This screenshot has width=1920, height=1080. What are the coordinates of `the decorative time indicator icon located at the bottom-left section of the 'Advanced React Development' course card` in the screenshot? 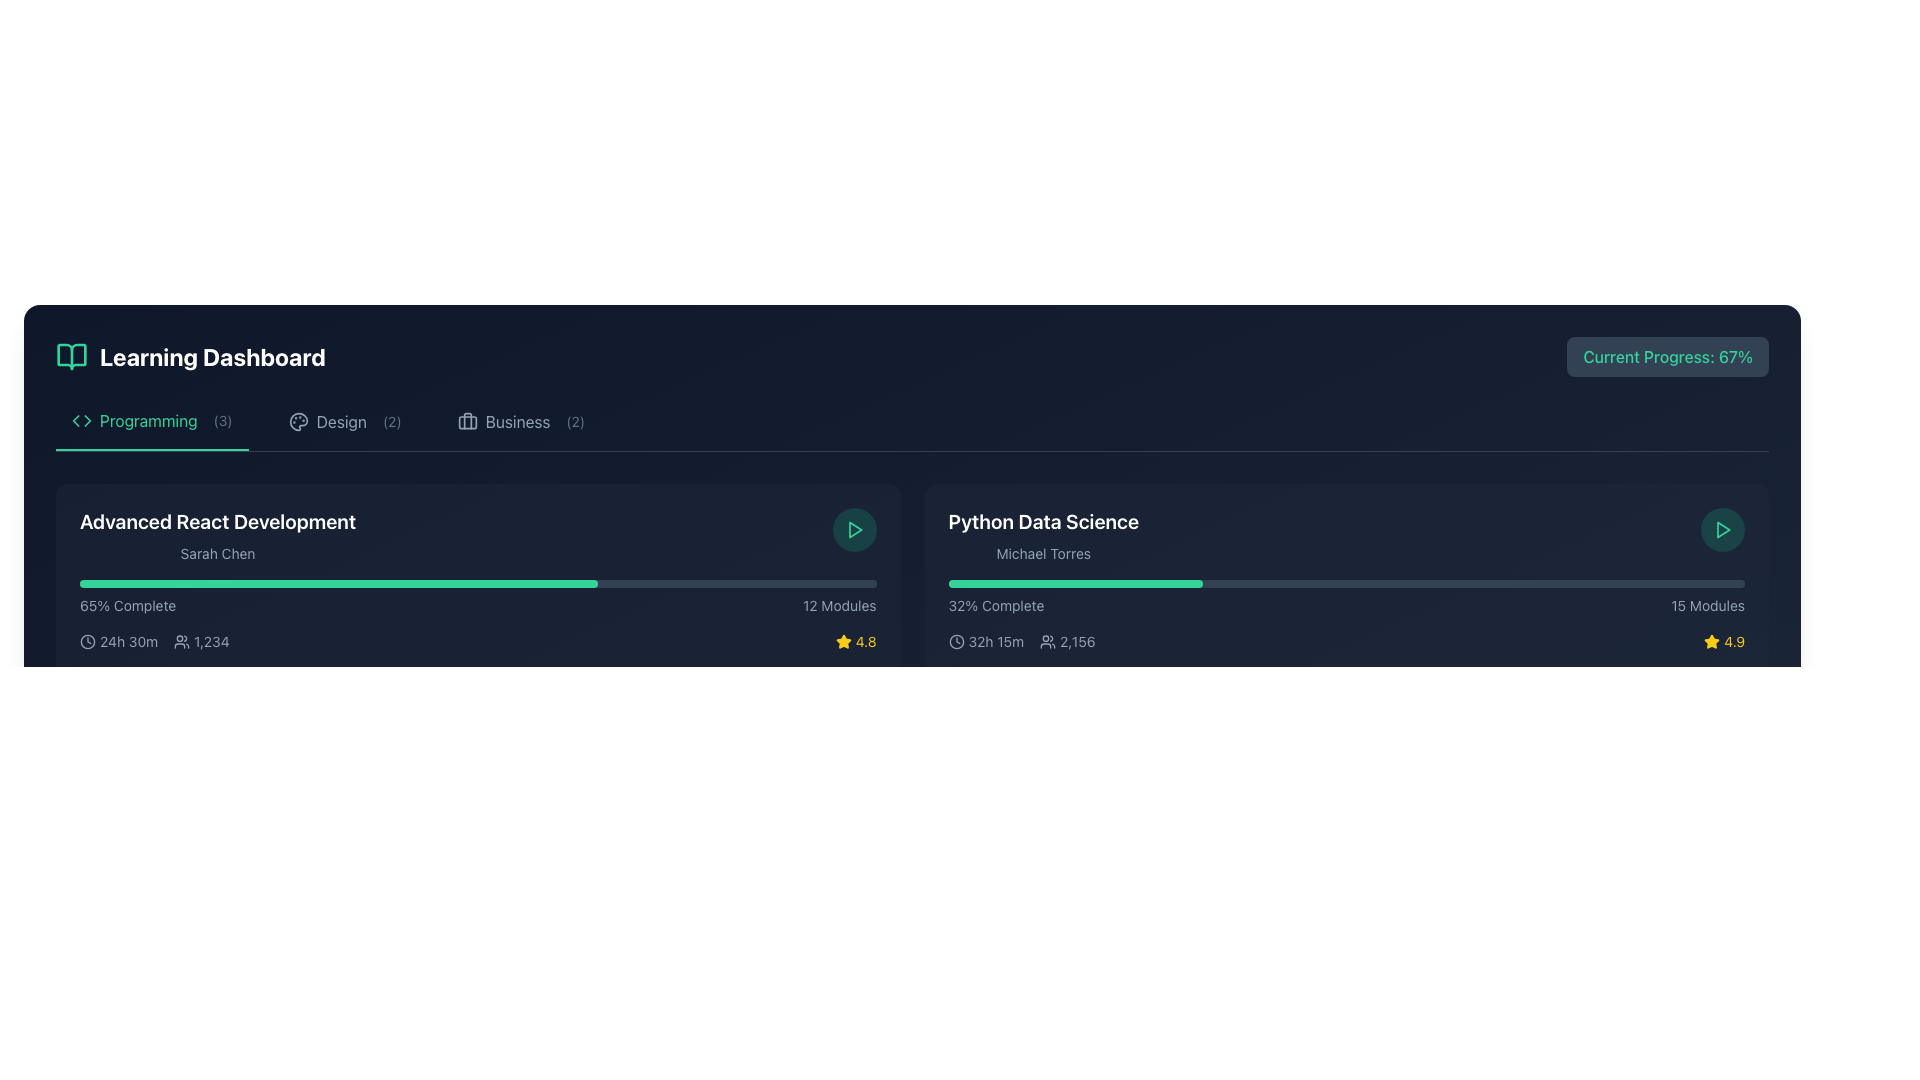 It's located at (86, 641).